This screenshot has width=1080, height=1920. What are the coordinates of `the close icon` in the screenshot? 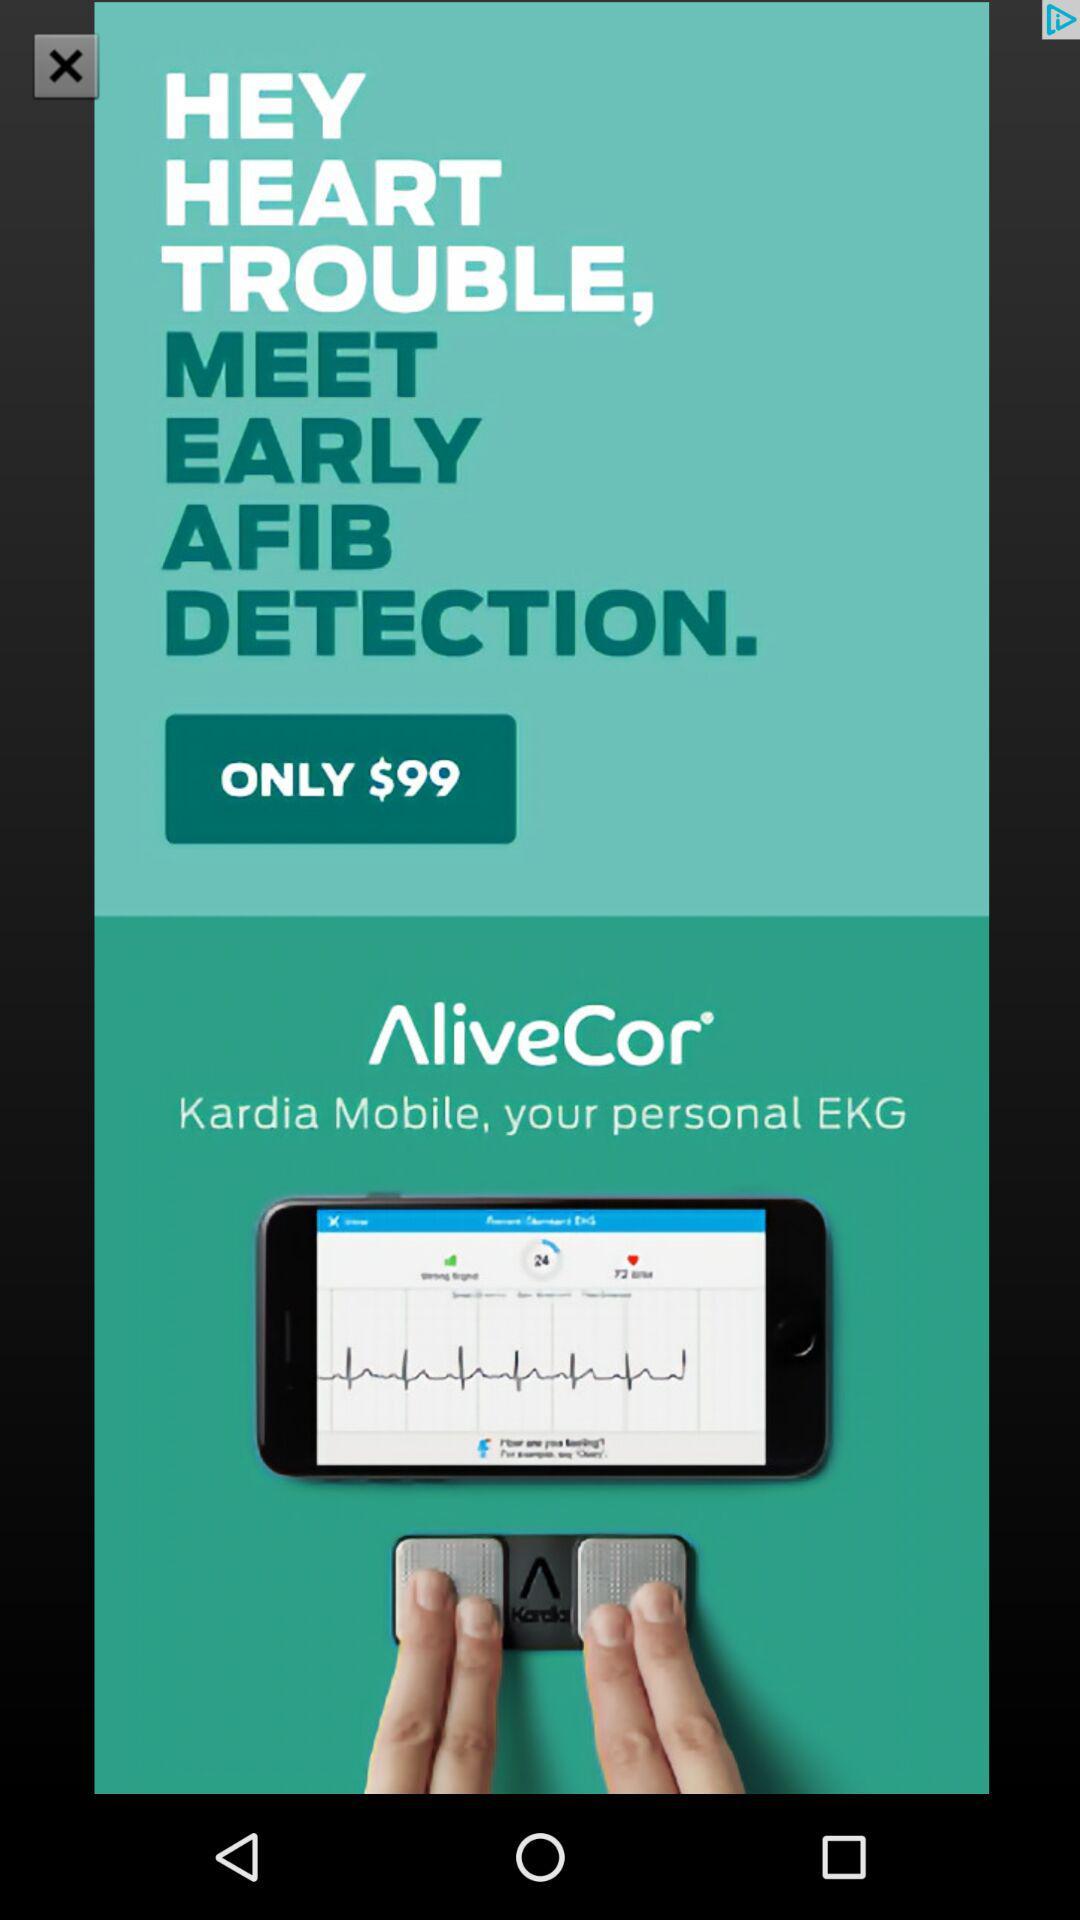 It's located at (64, 70).